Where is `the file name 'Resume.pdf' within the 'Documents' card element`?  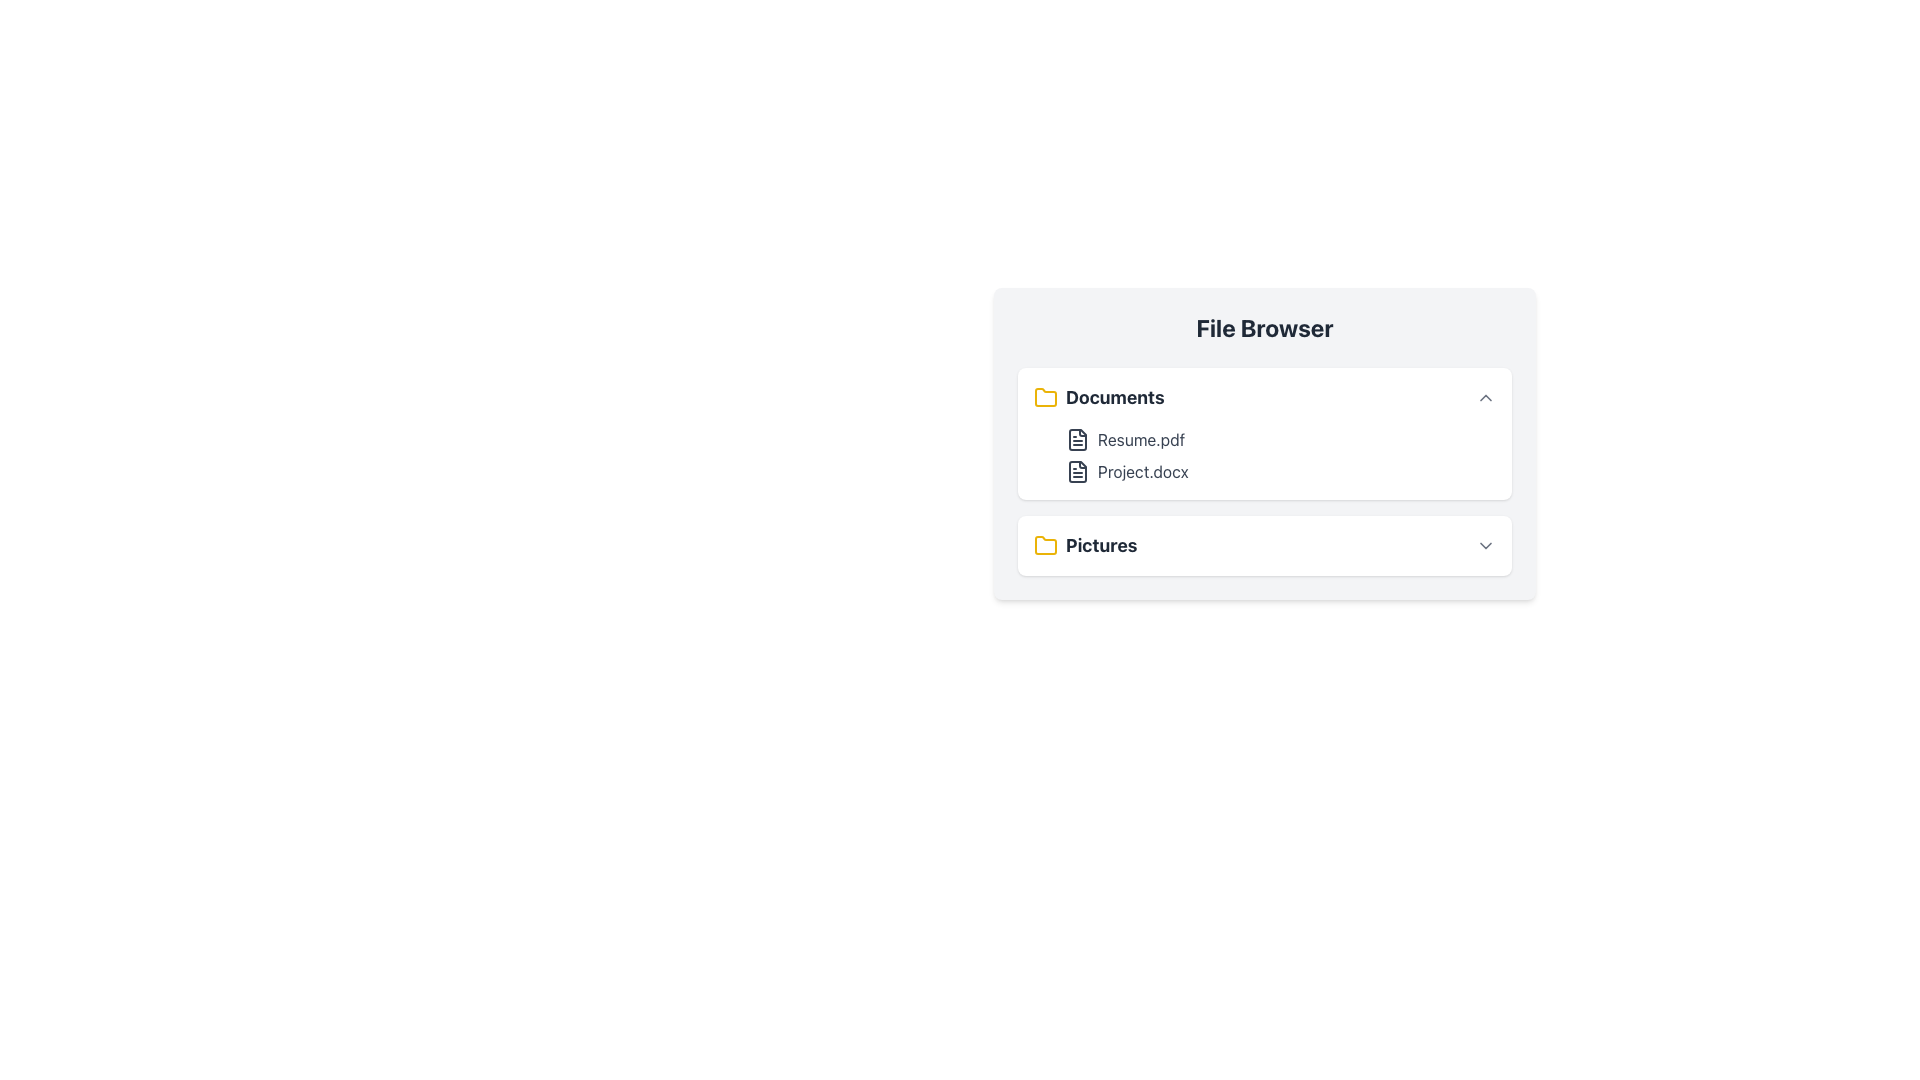
the file name 'Resume.pdf' within the 'Documents' card element is located at coordinates (1264, 433).